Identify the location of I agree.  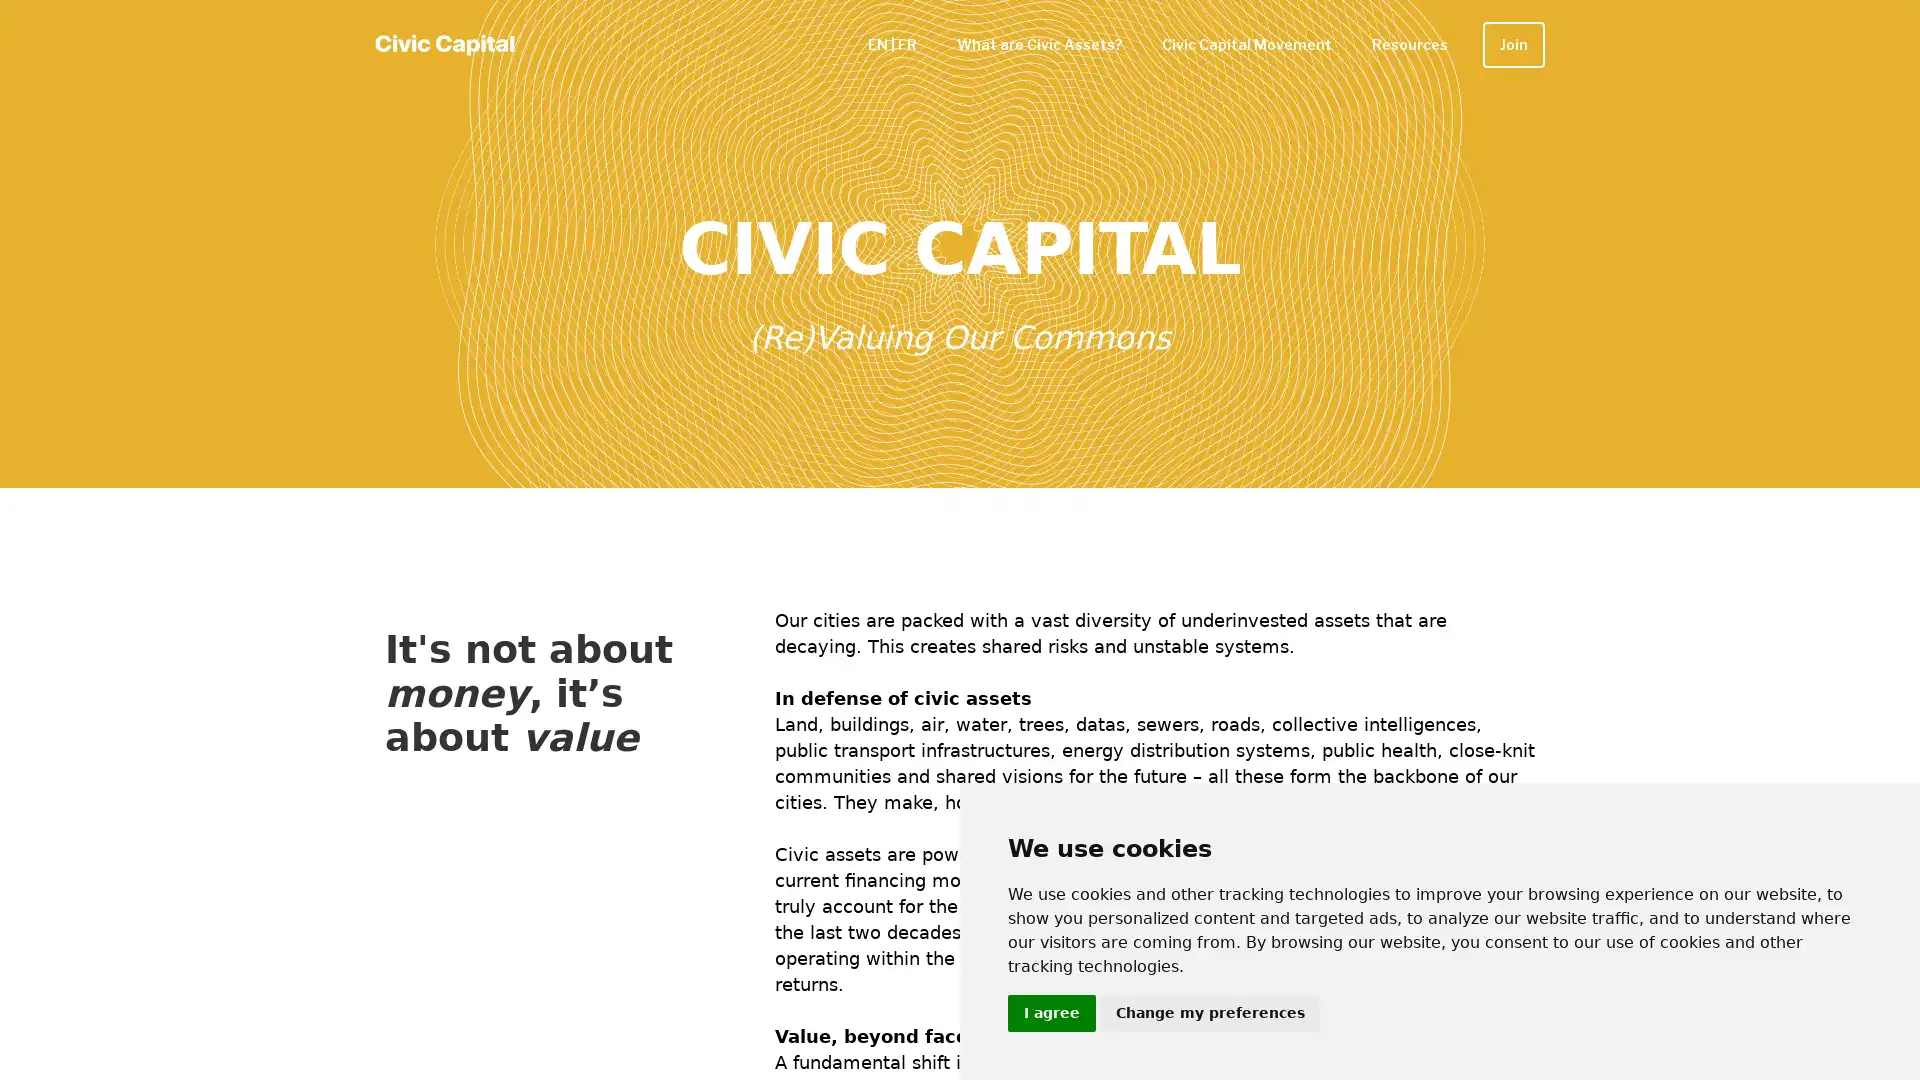
(1050, 1013).